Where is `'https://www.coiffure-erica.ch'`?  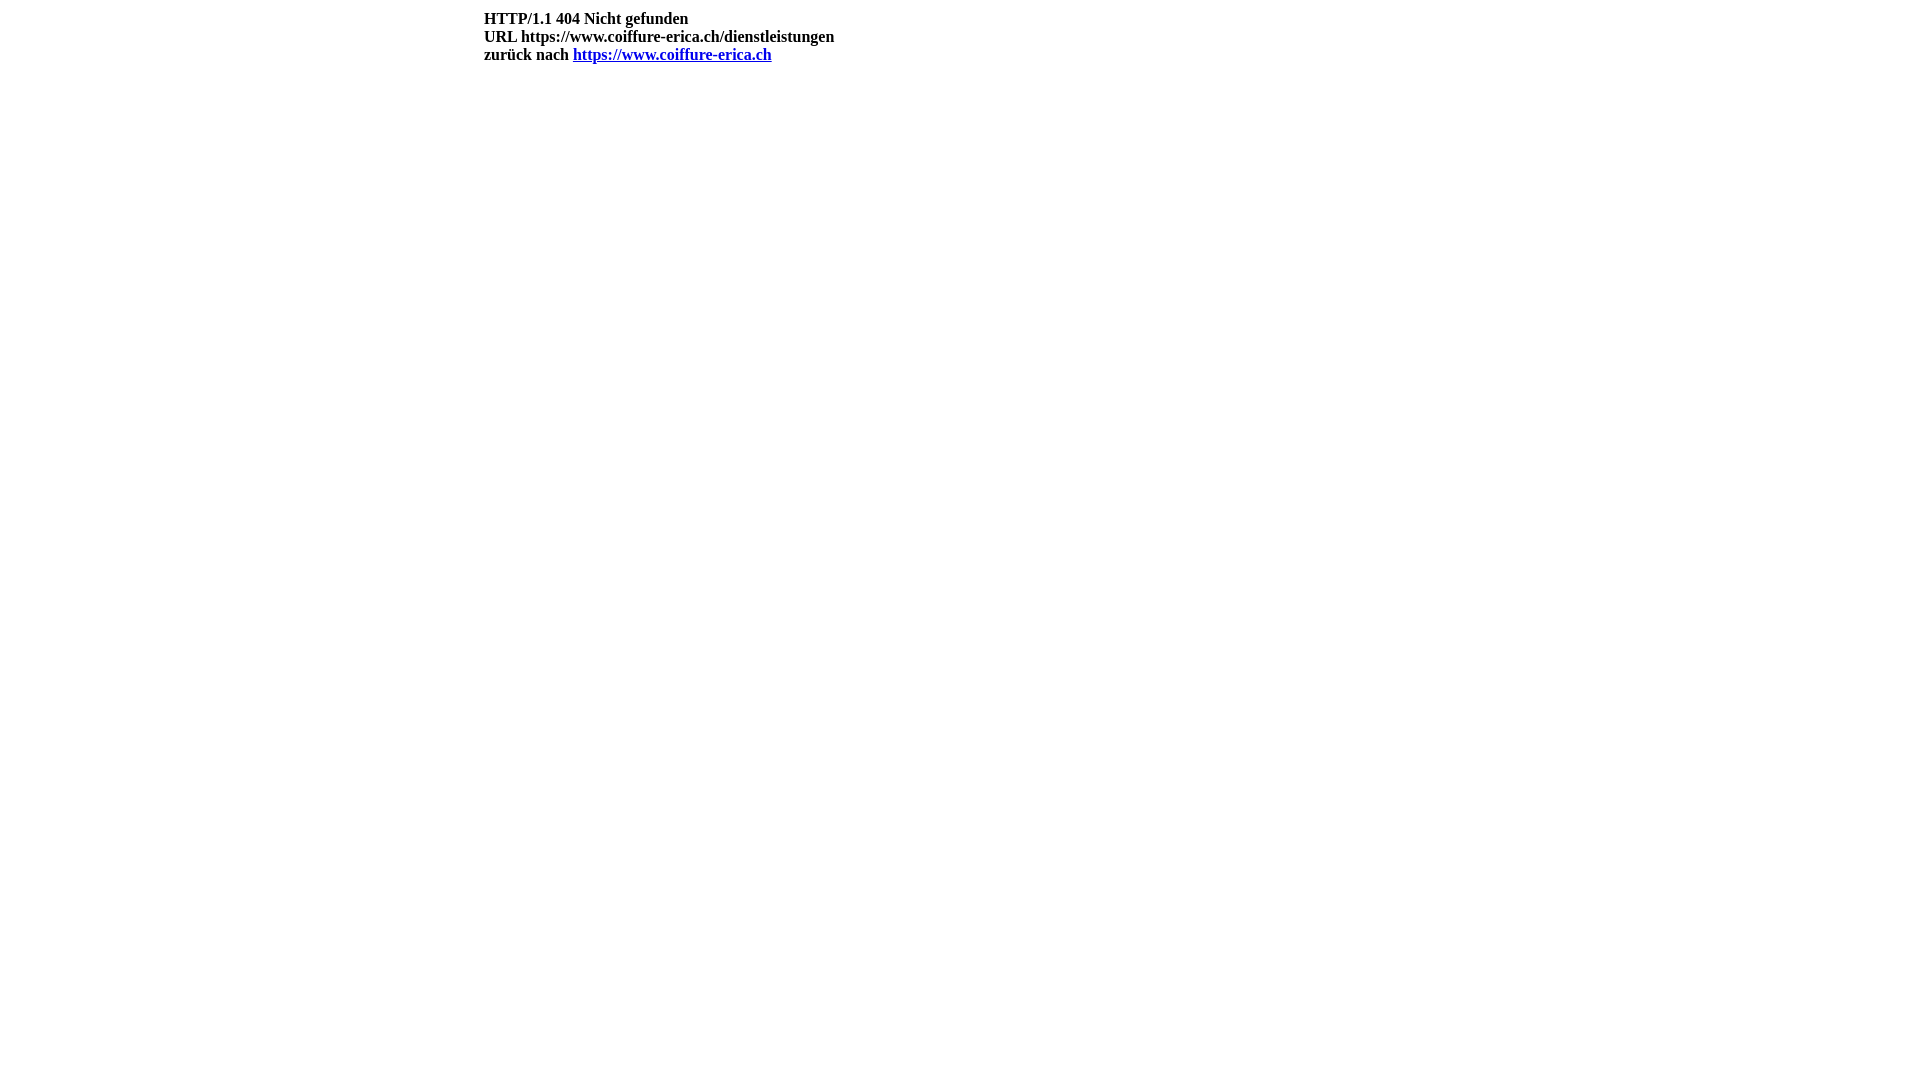 'https://www.coiffure-erica.ch' is located at coordinates (571, 53).